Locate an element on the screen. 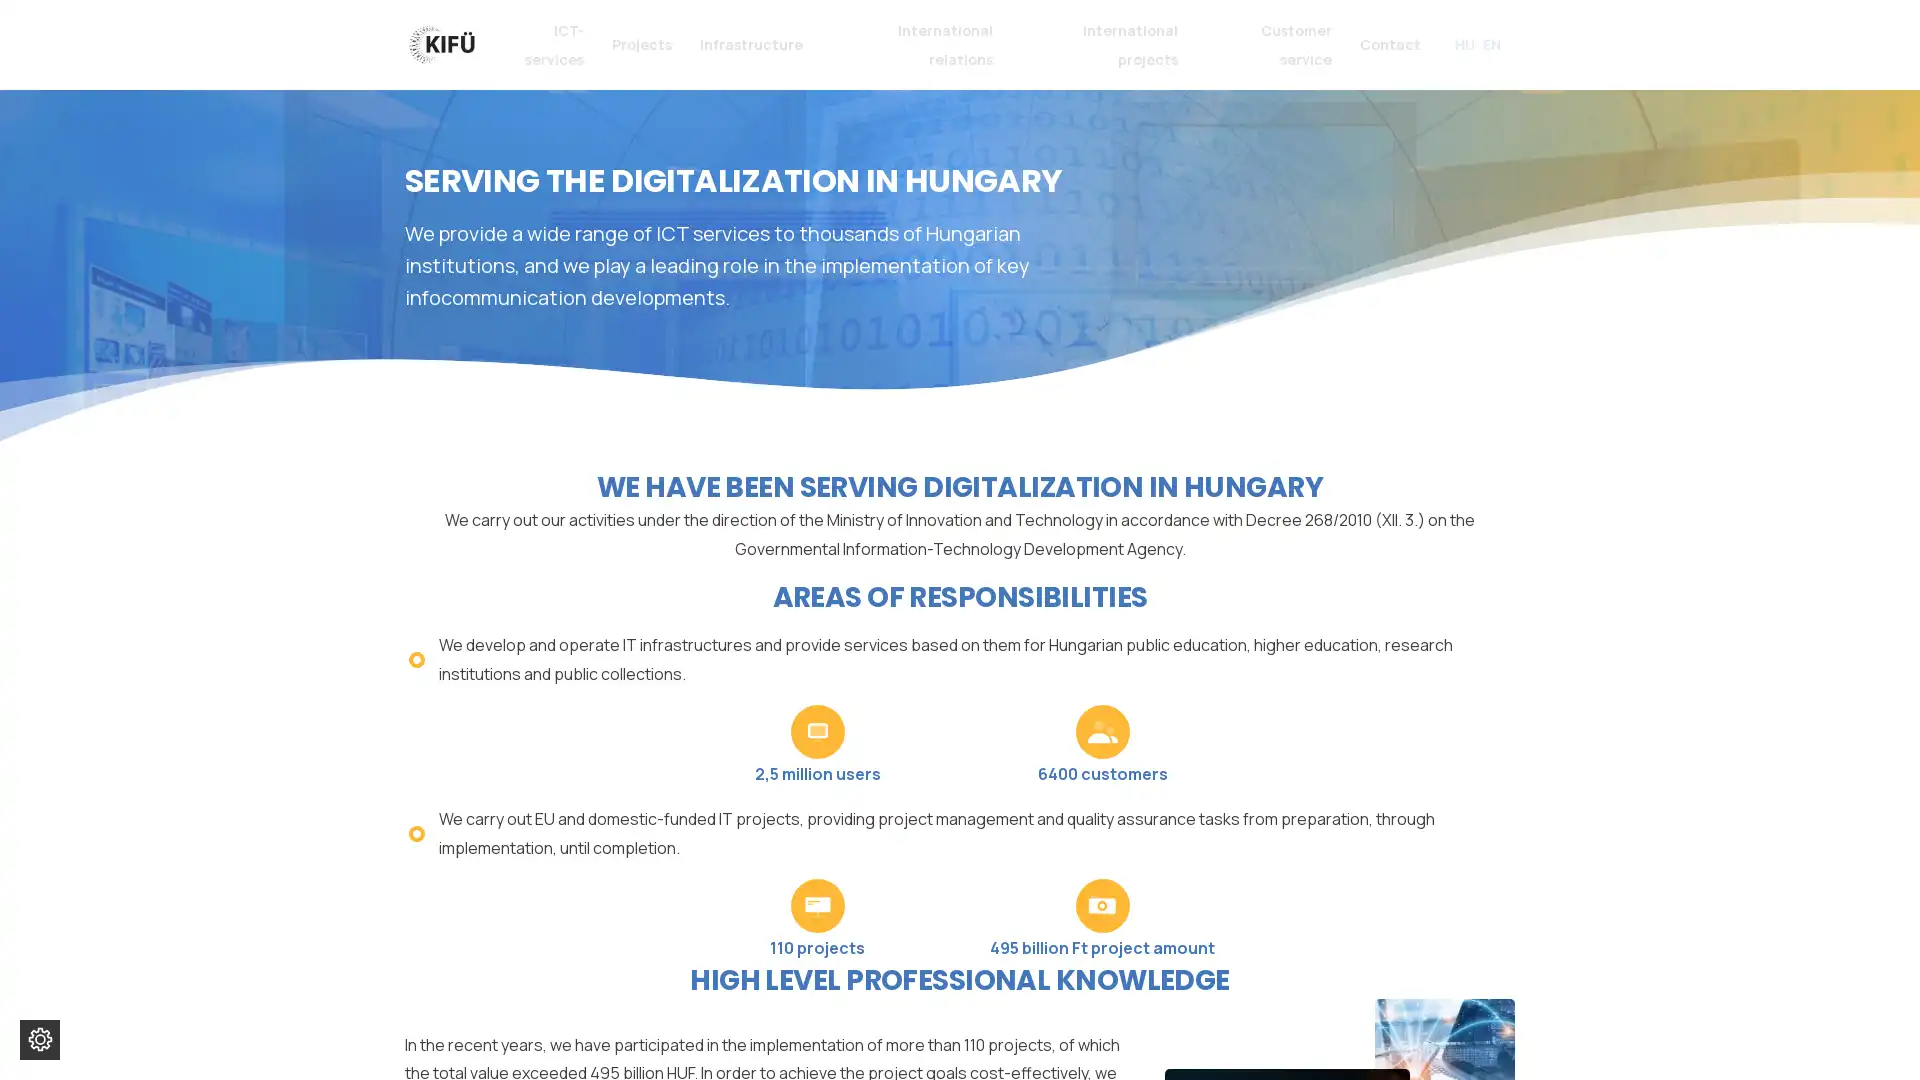 This screenshot has height=1080, width=1920. Change cookie settings is located at coordinates (39, 1039).